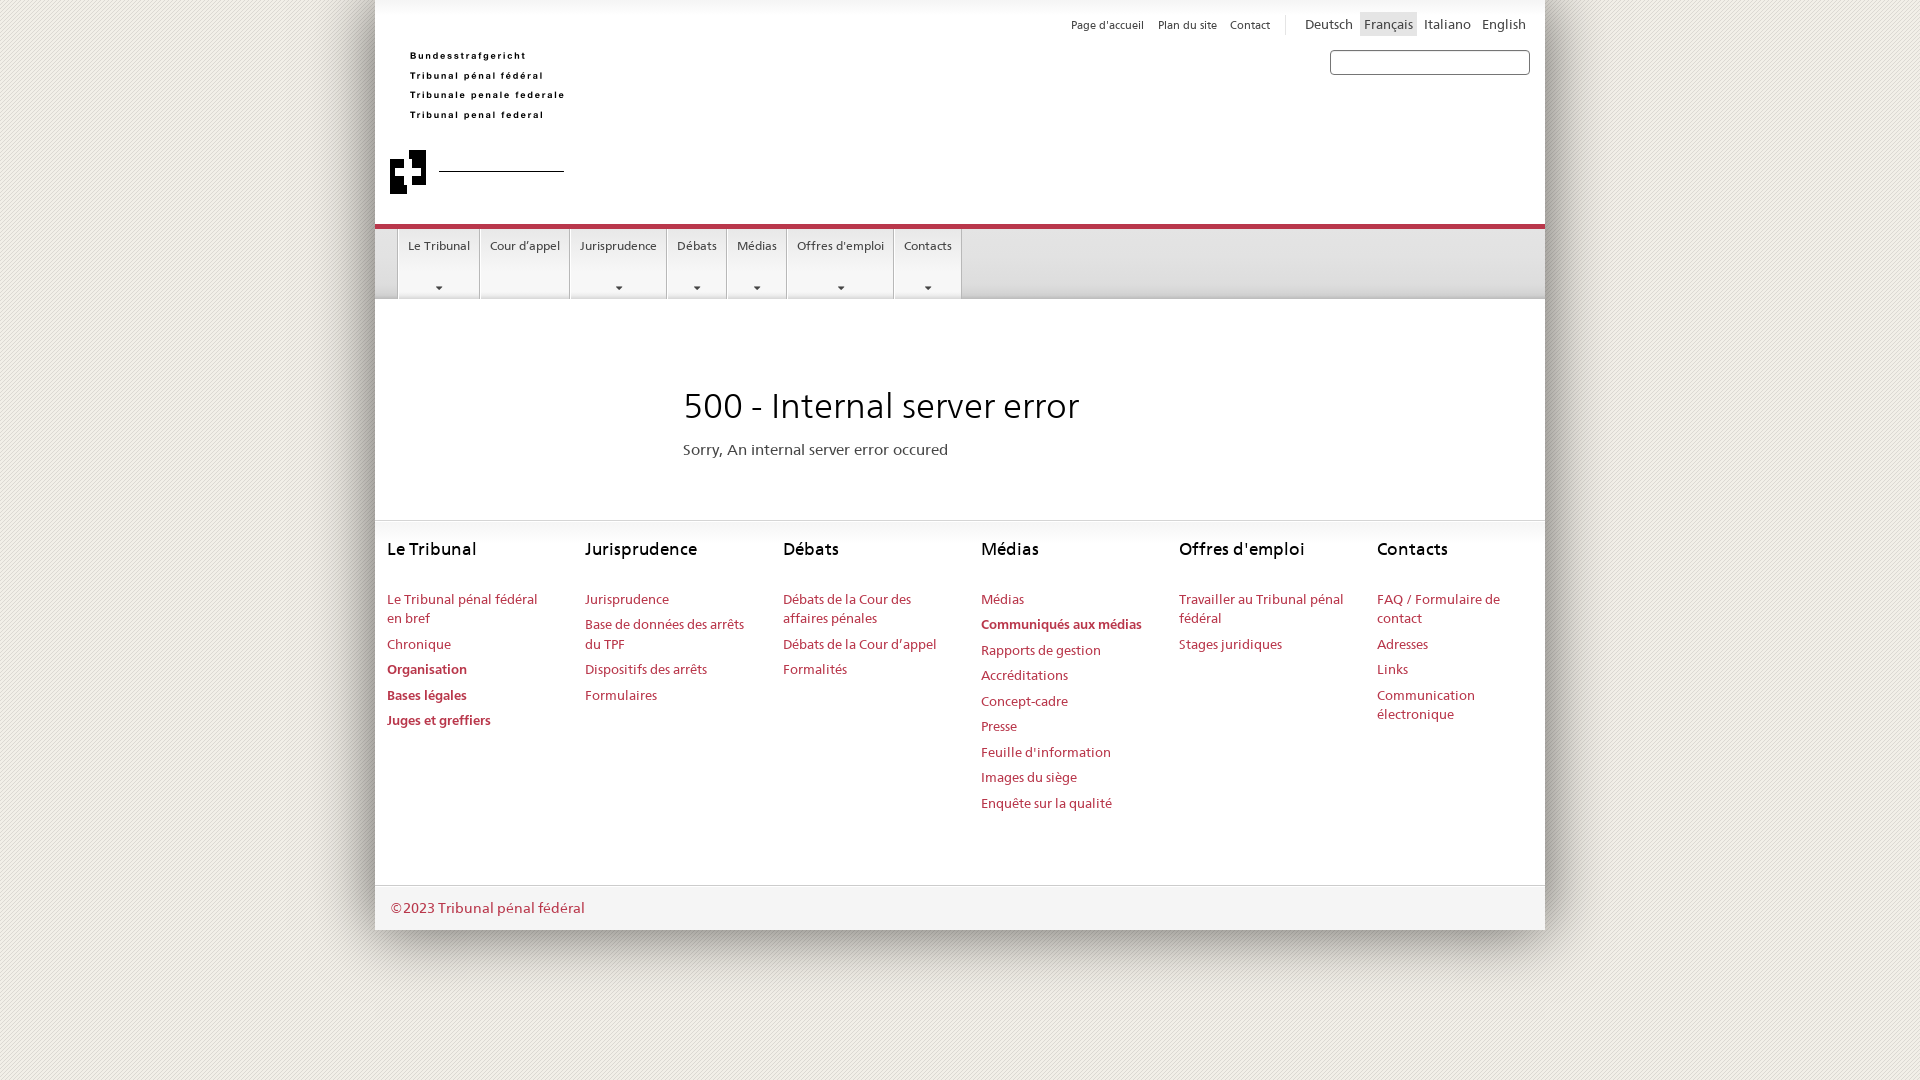  I want to click on 'Italiano', so click(1419, 23).